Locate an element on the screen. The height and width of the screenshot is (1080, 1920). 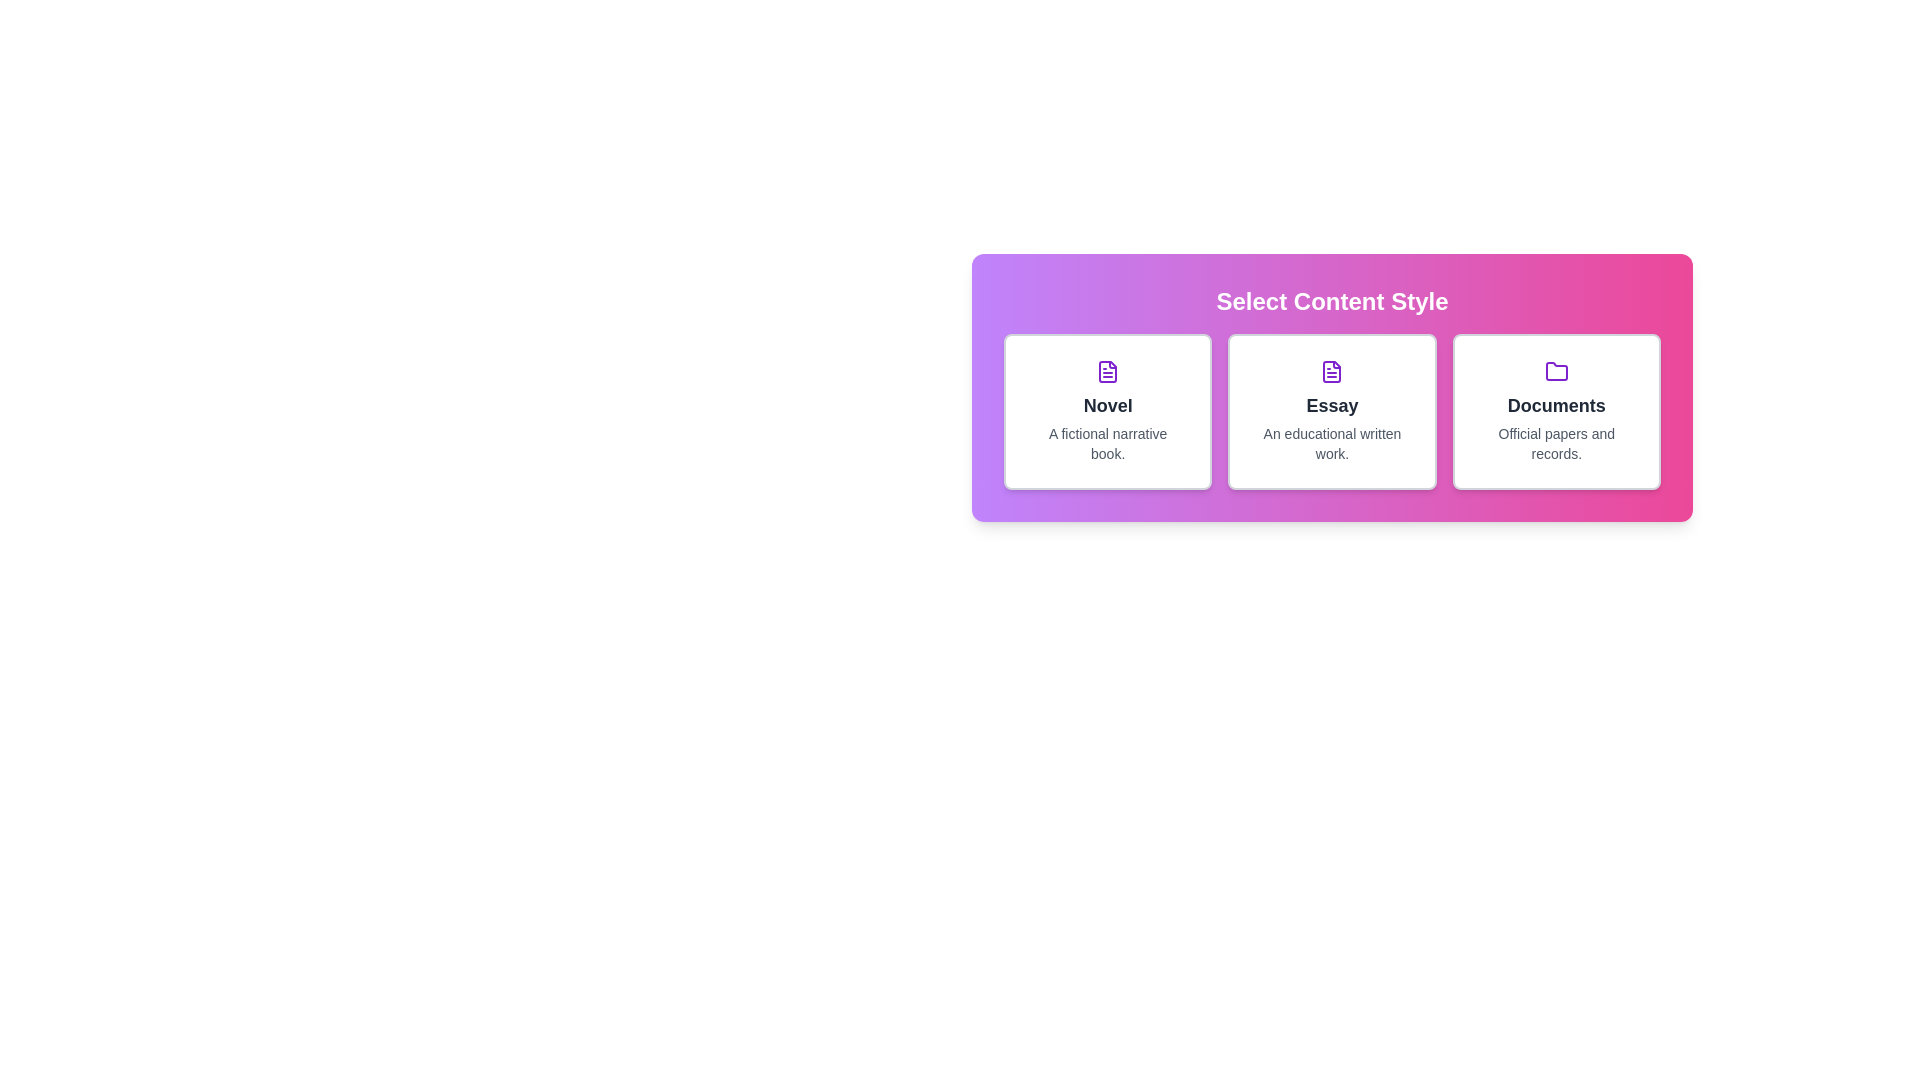
the interactive selection card labeled 'Essay' which is the second card in the row of three within the 'Select Content Style' section is located at coordinates (1332, 388).